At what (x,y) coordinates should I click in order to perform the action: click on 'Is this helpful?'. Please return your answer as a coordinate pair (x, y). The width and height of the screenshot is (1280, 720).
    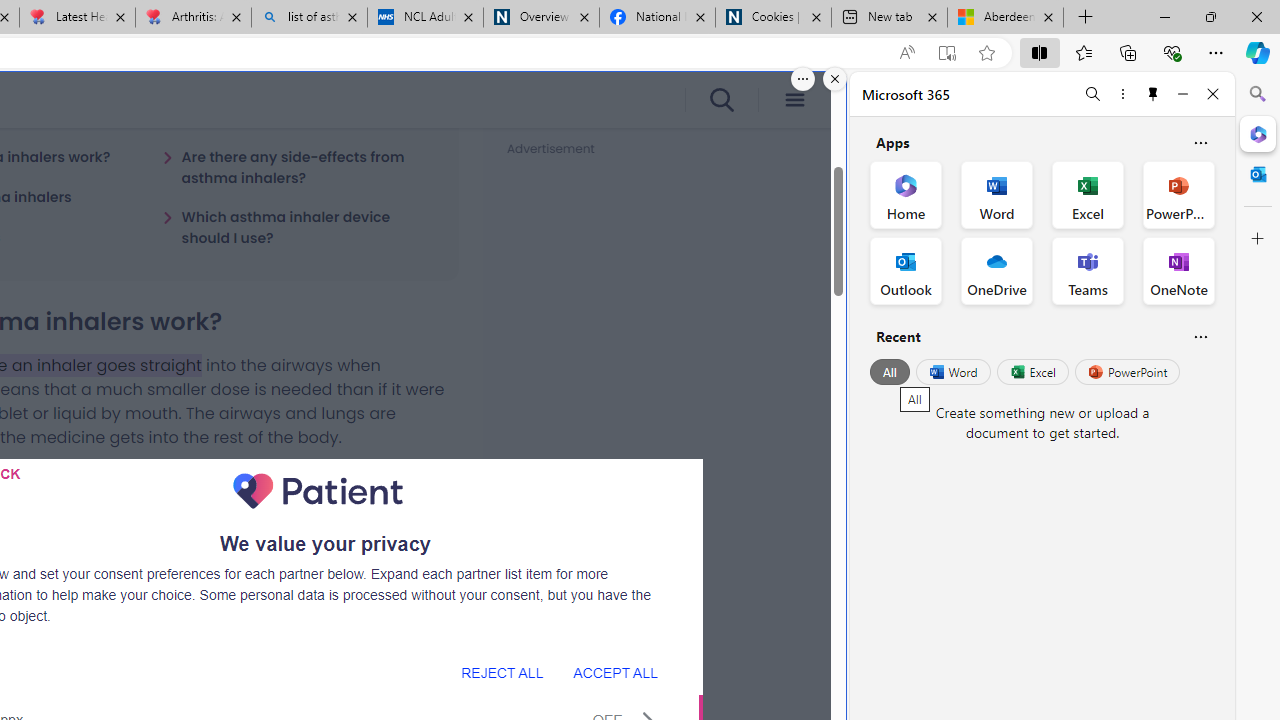
    Looking at the image, I should click on (1200, 335).